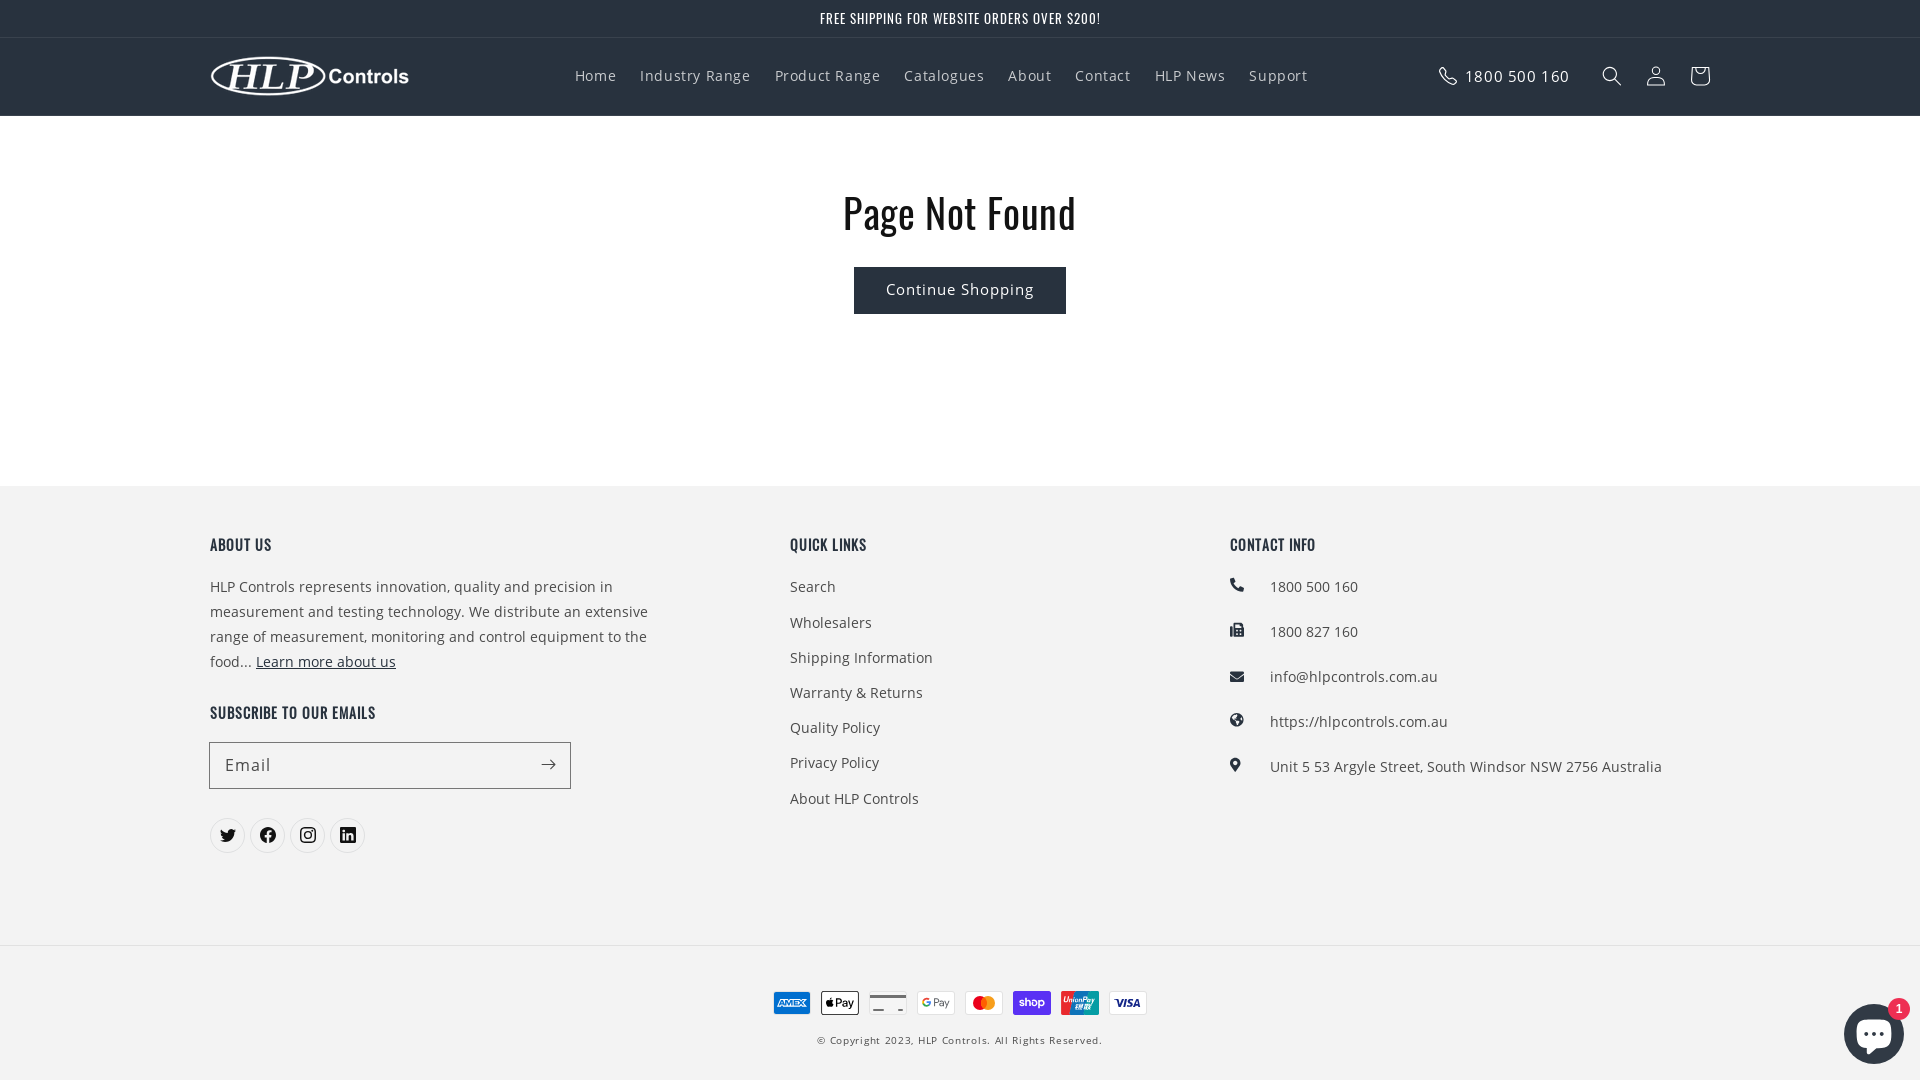 The width and height of the screenshot is (1920, 1080). Describe the element at coordinates (1101, 75) in the screenshot. I see `'Contact'` at that location.